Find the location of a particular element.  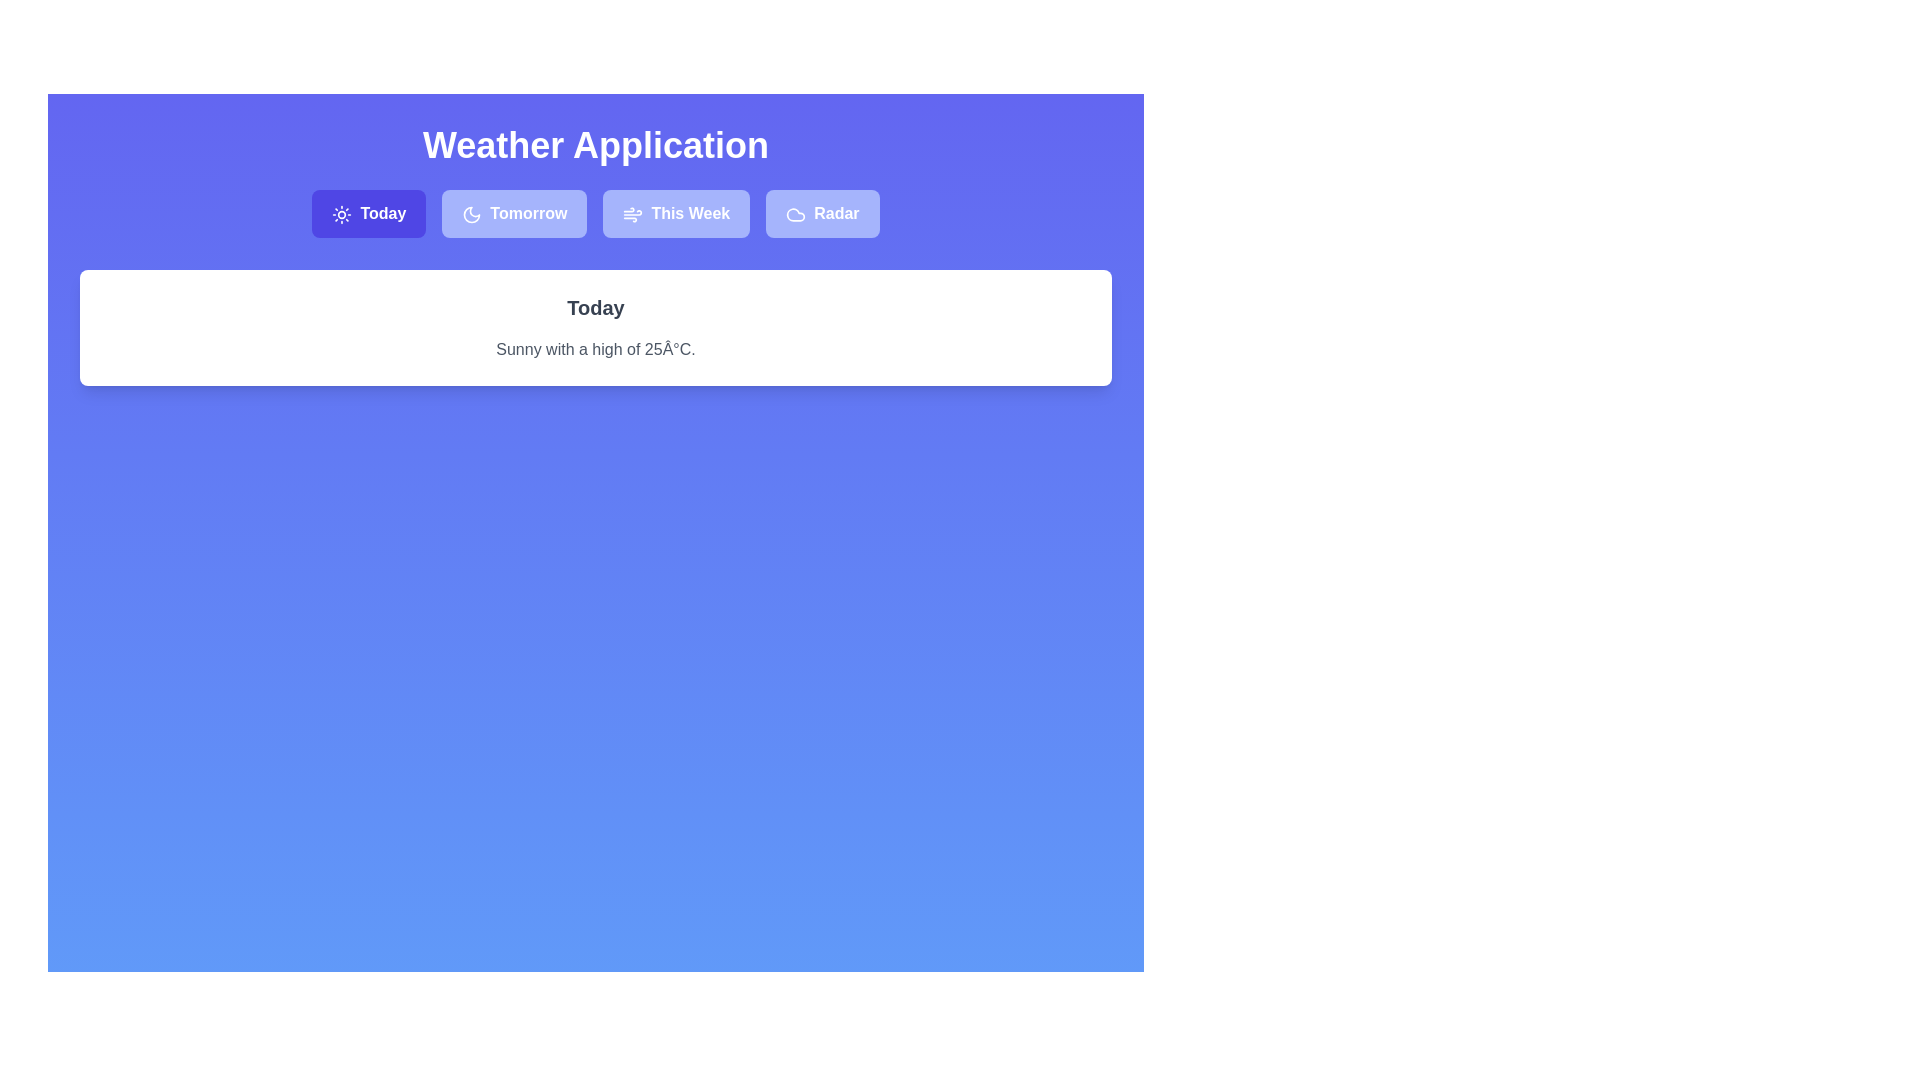

the tab labeled Today to observe the hover effect is located at coordinates (369, 213).